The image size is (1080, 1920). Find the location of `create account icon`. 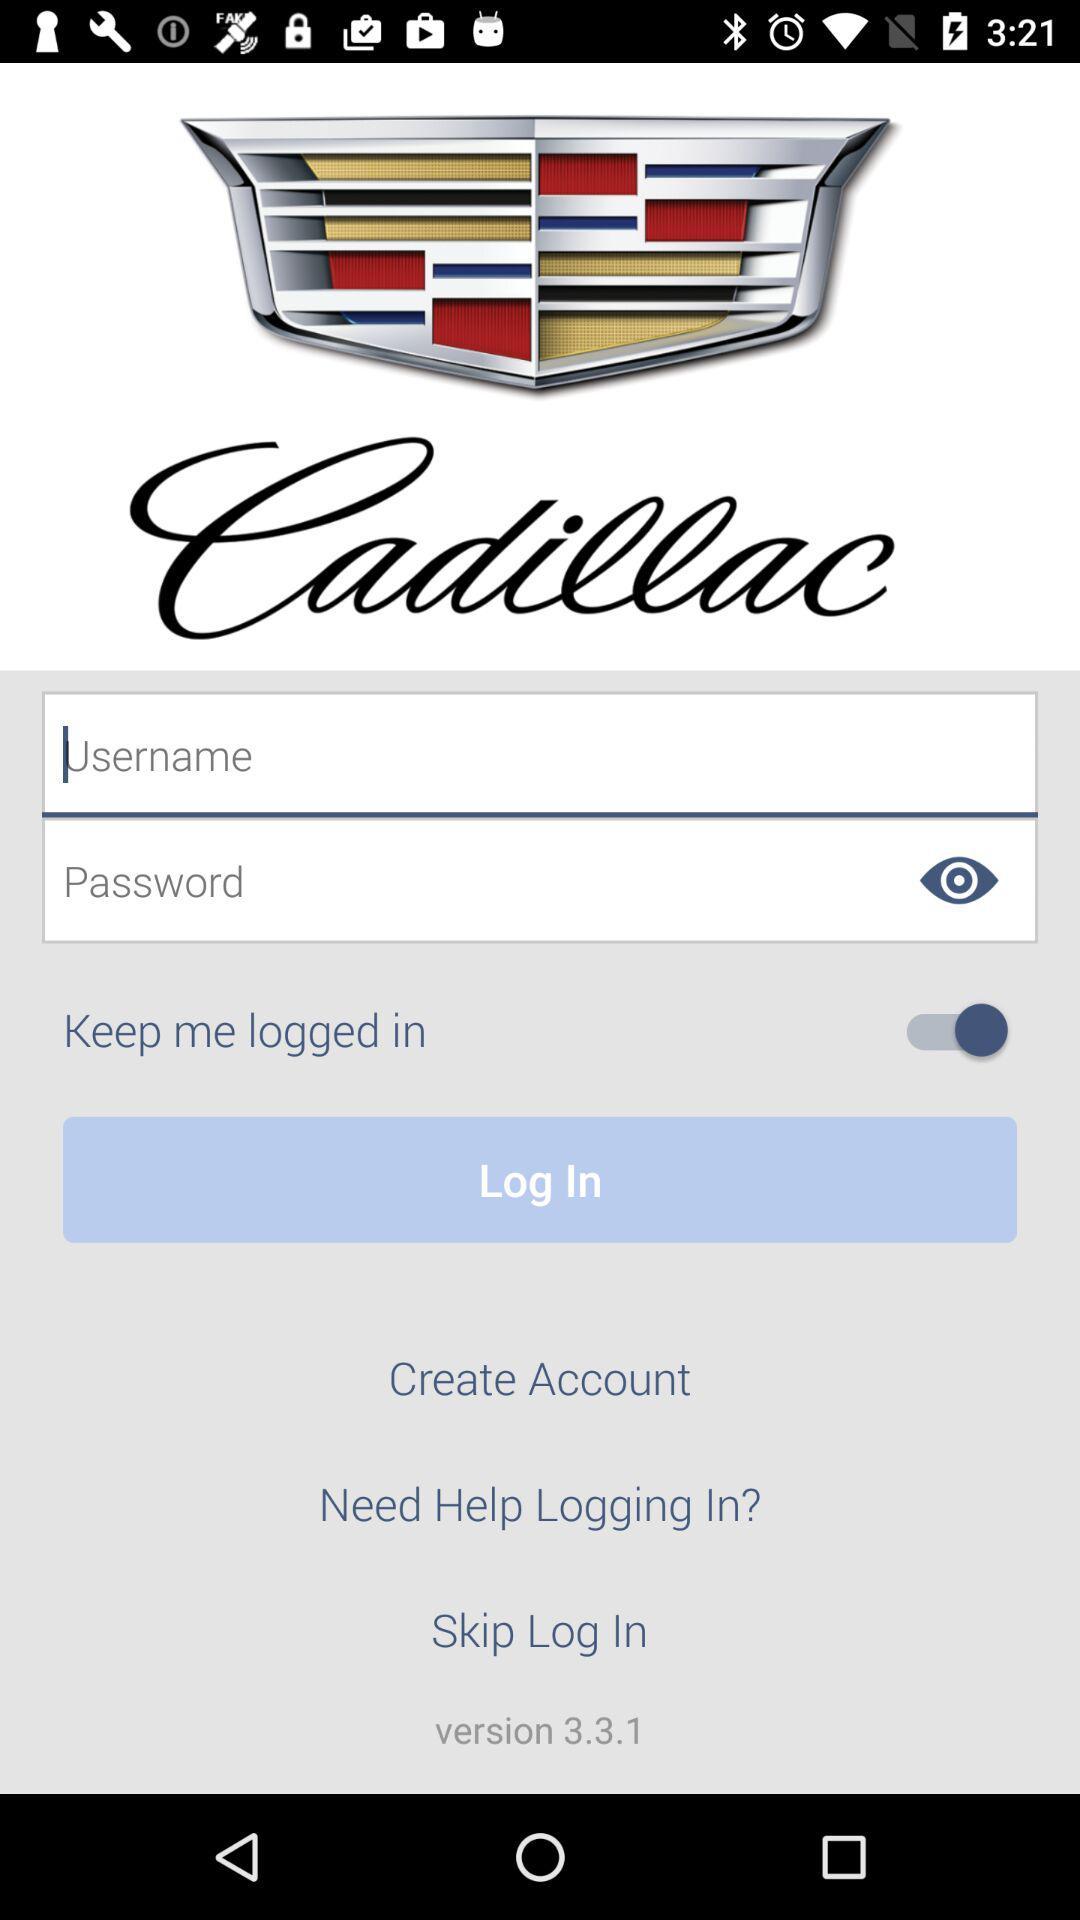

create account icon is located at coordinates (540, 1388).